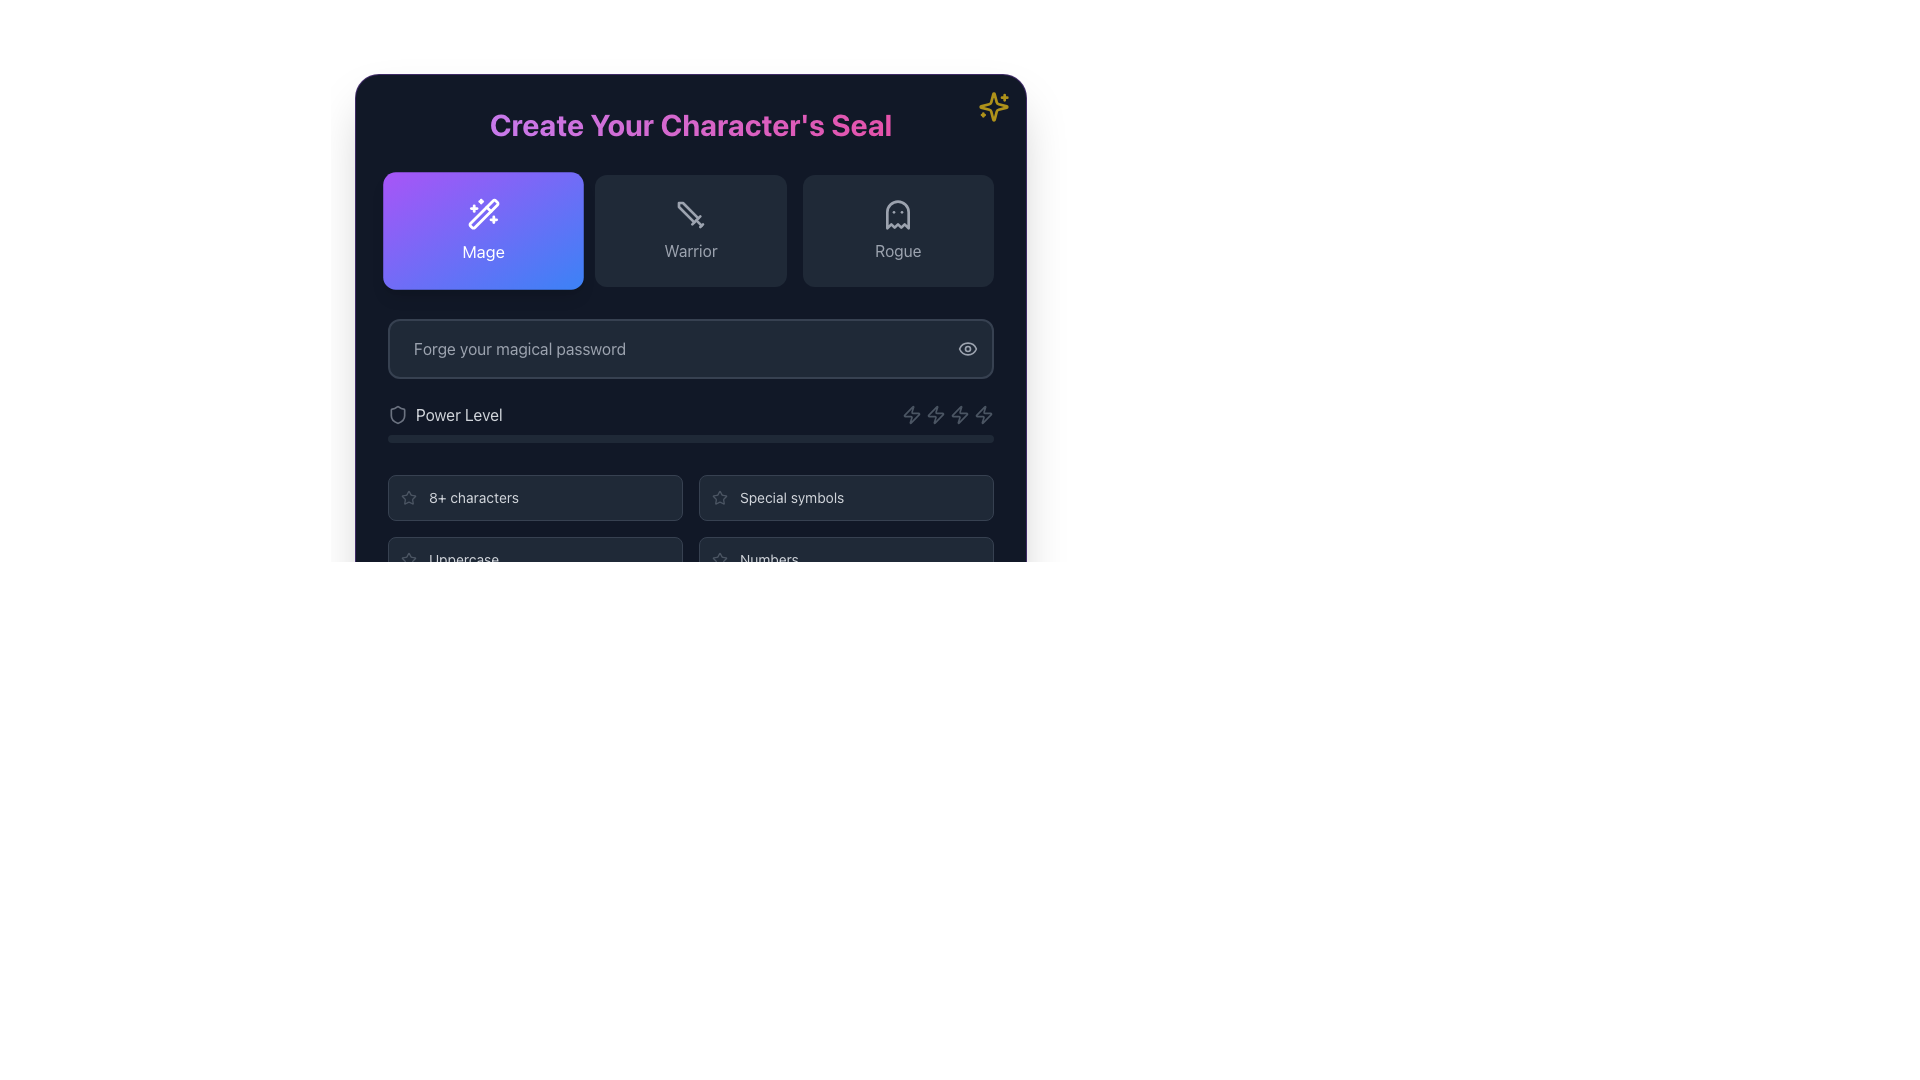  I want to click on the power energy icon, represented by a lightning bolt, located in the bottom-right corner of the 'Create Your Character's Seal' panel, so click(911, 414).